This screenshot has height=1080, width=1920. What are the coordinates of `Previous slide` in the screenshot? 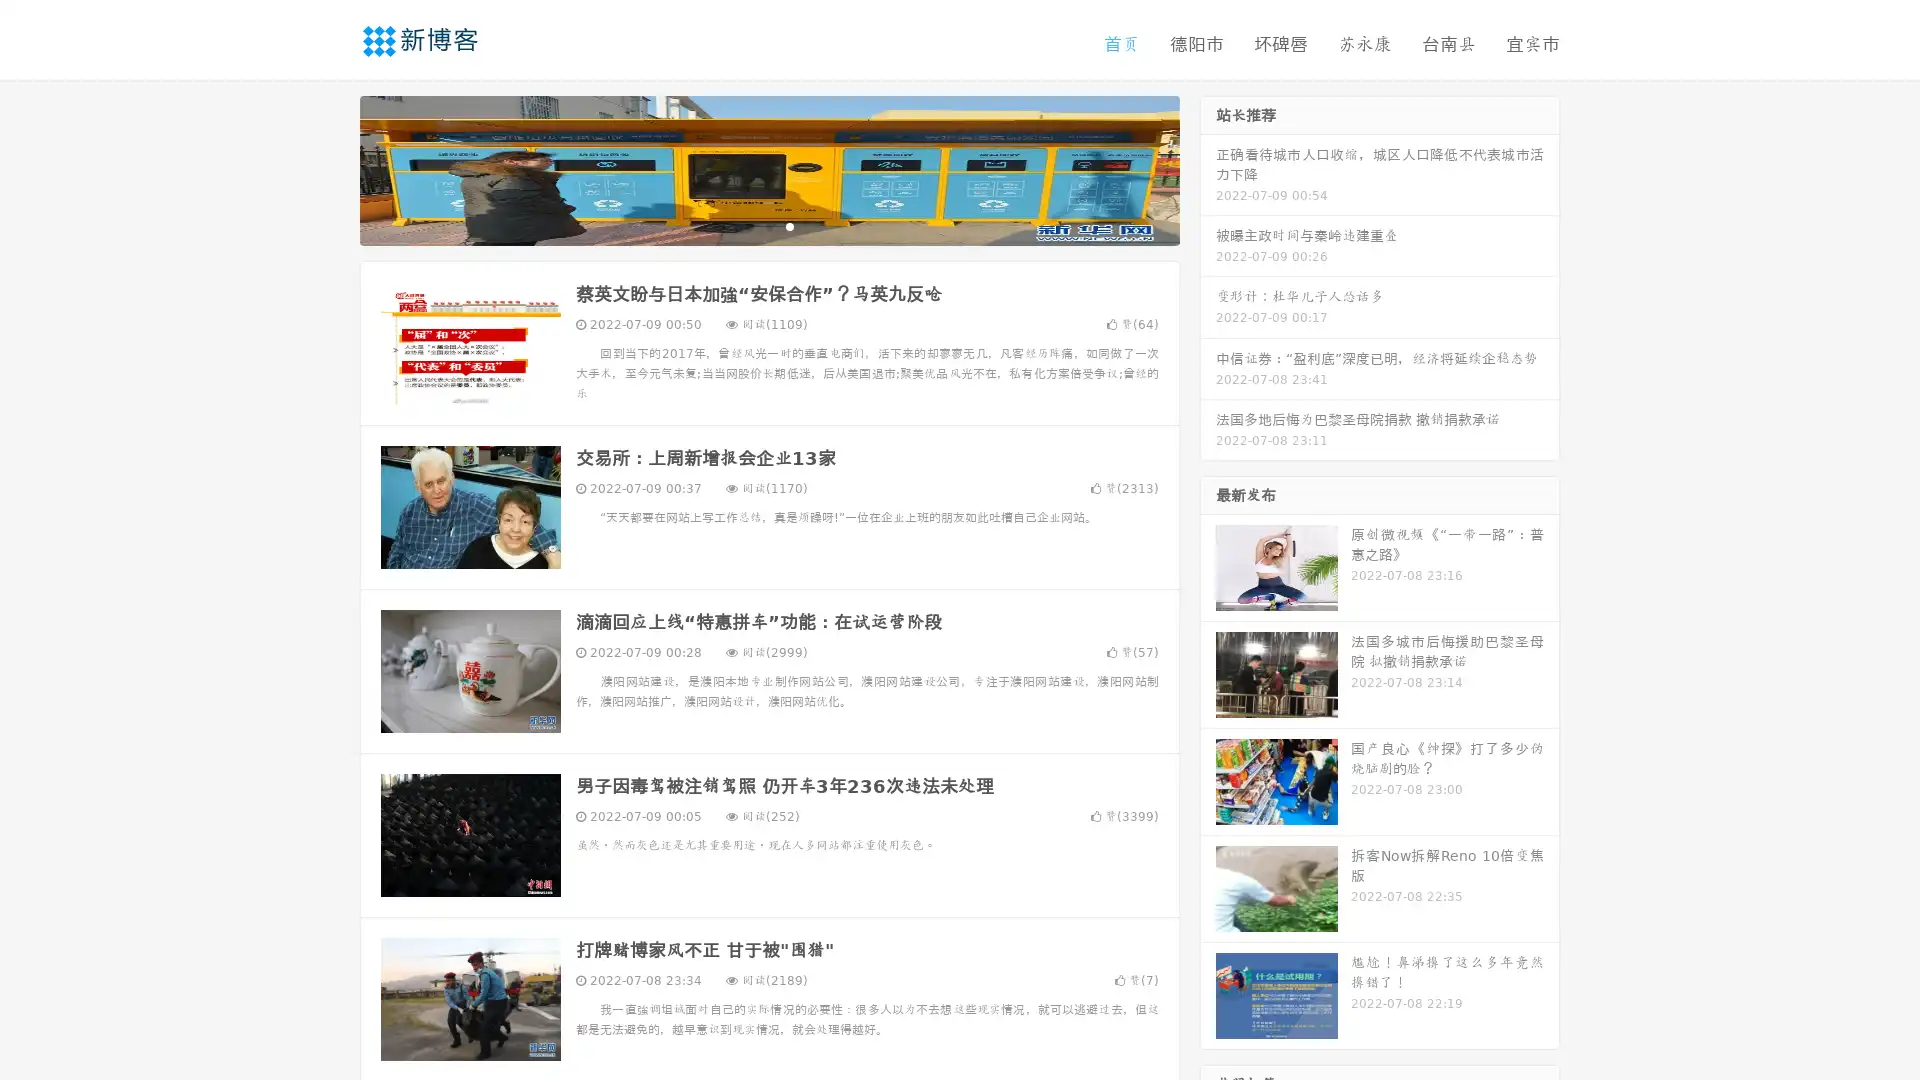 It's located at (330, 168).